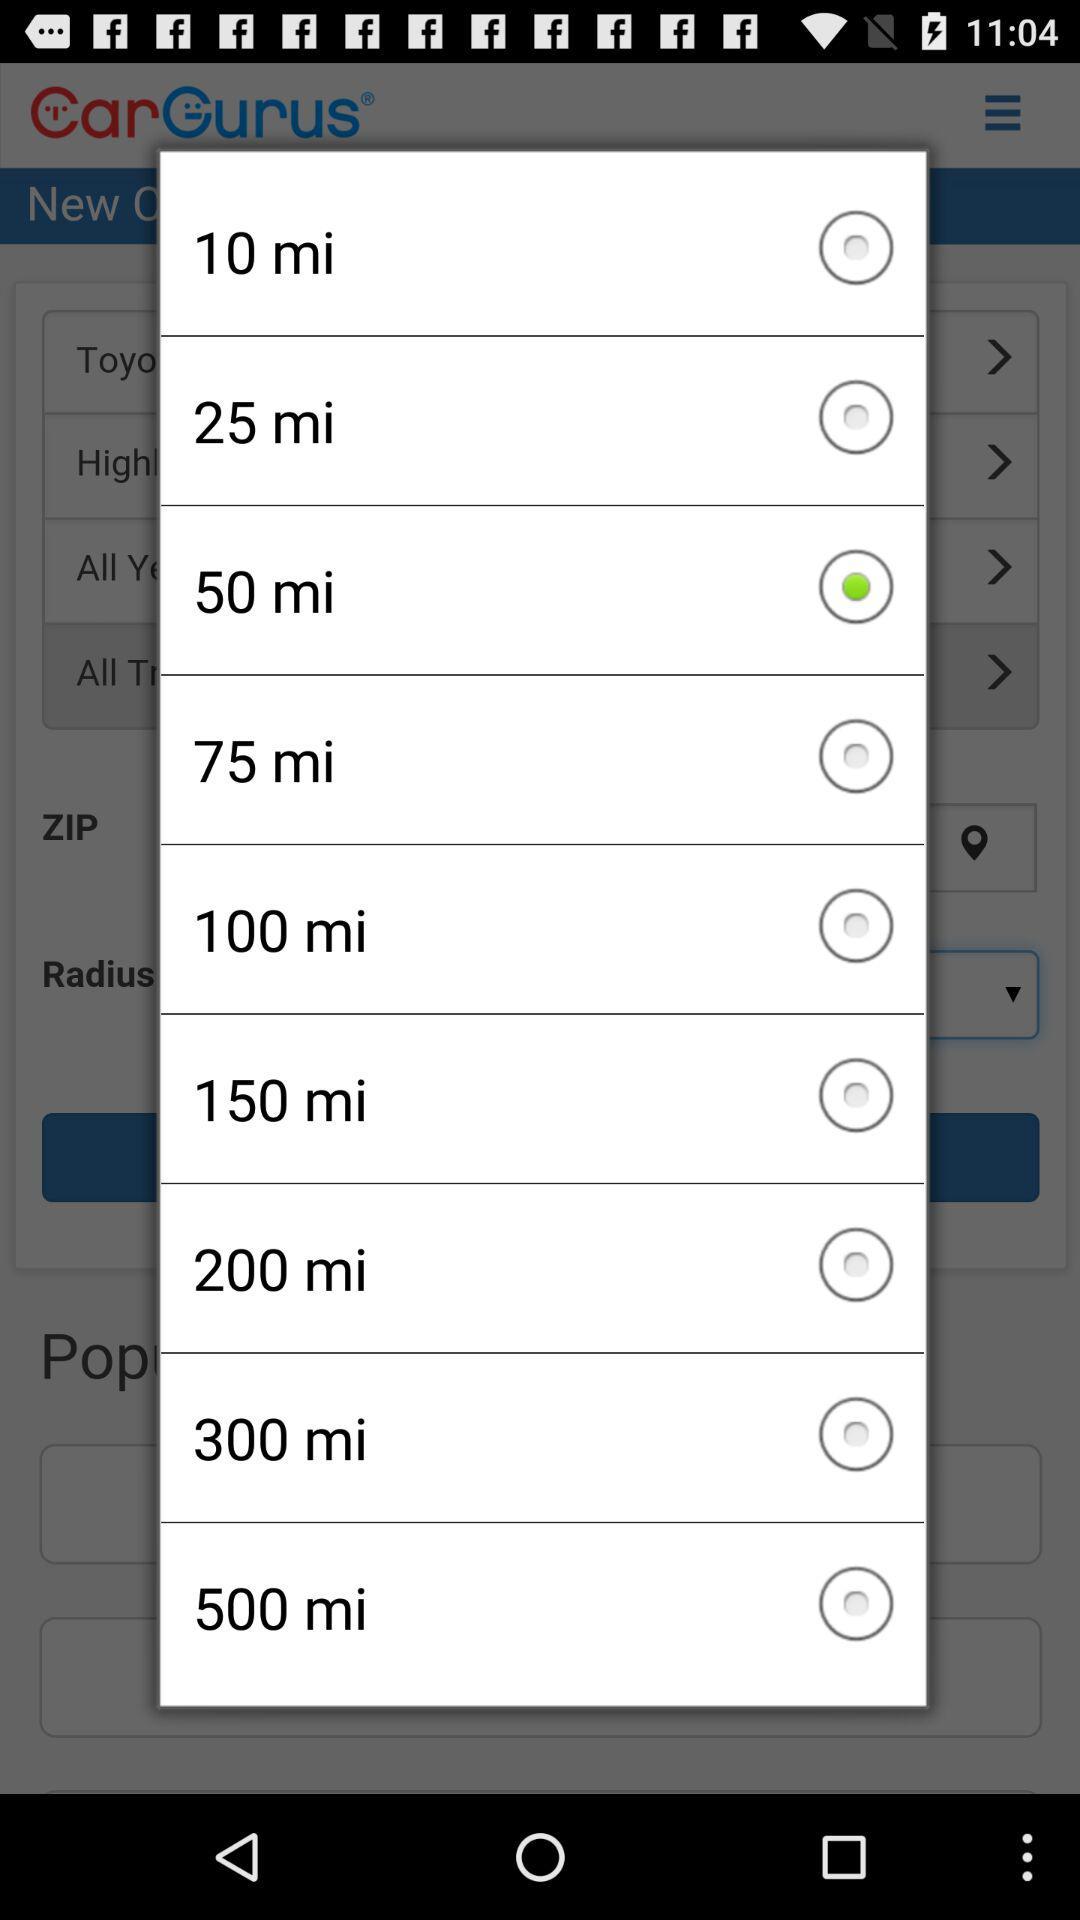 The height and width of the screenshot is (1920, 1080). Describe the element at coordinates (542, 419) in the screenshot. I see `the checkbox below 10 mi checkbox` at that location.